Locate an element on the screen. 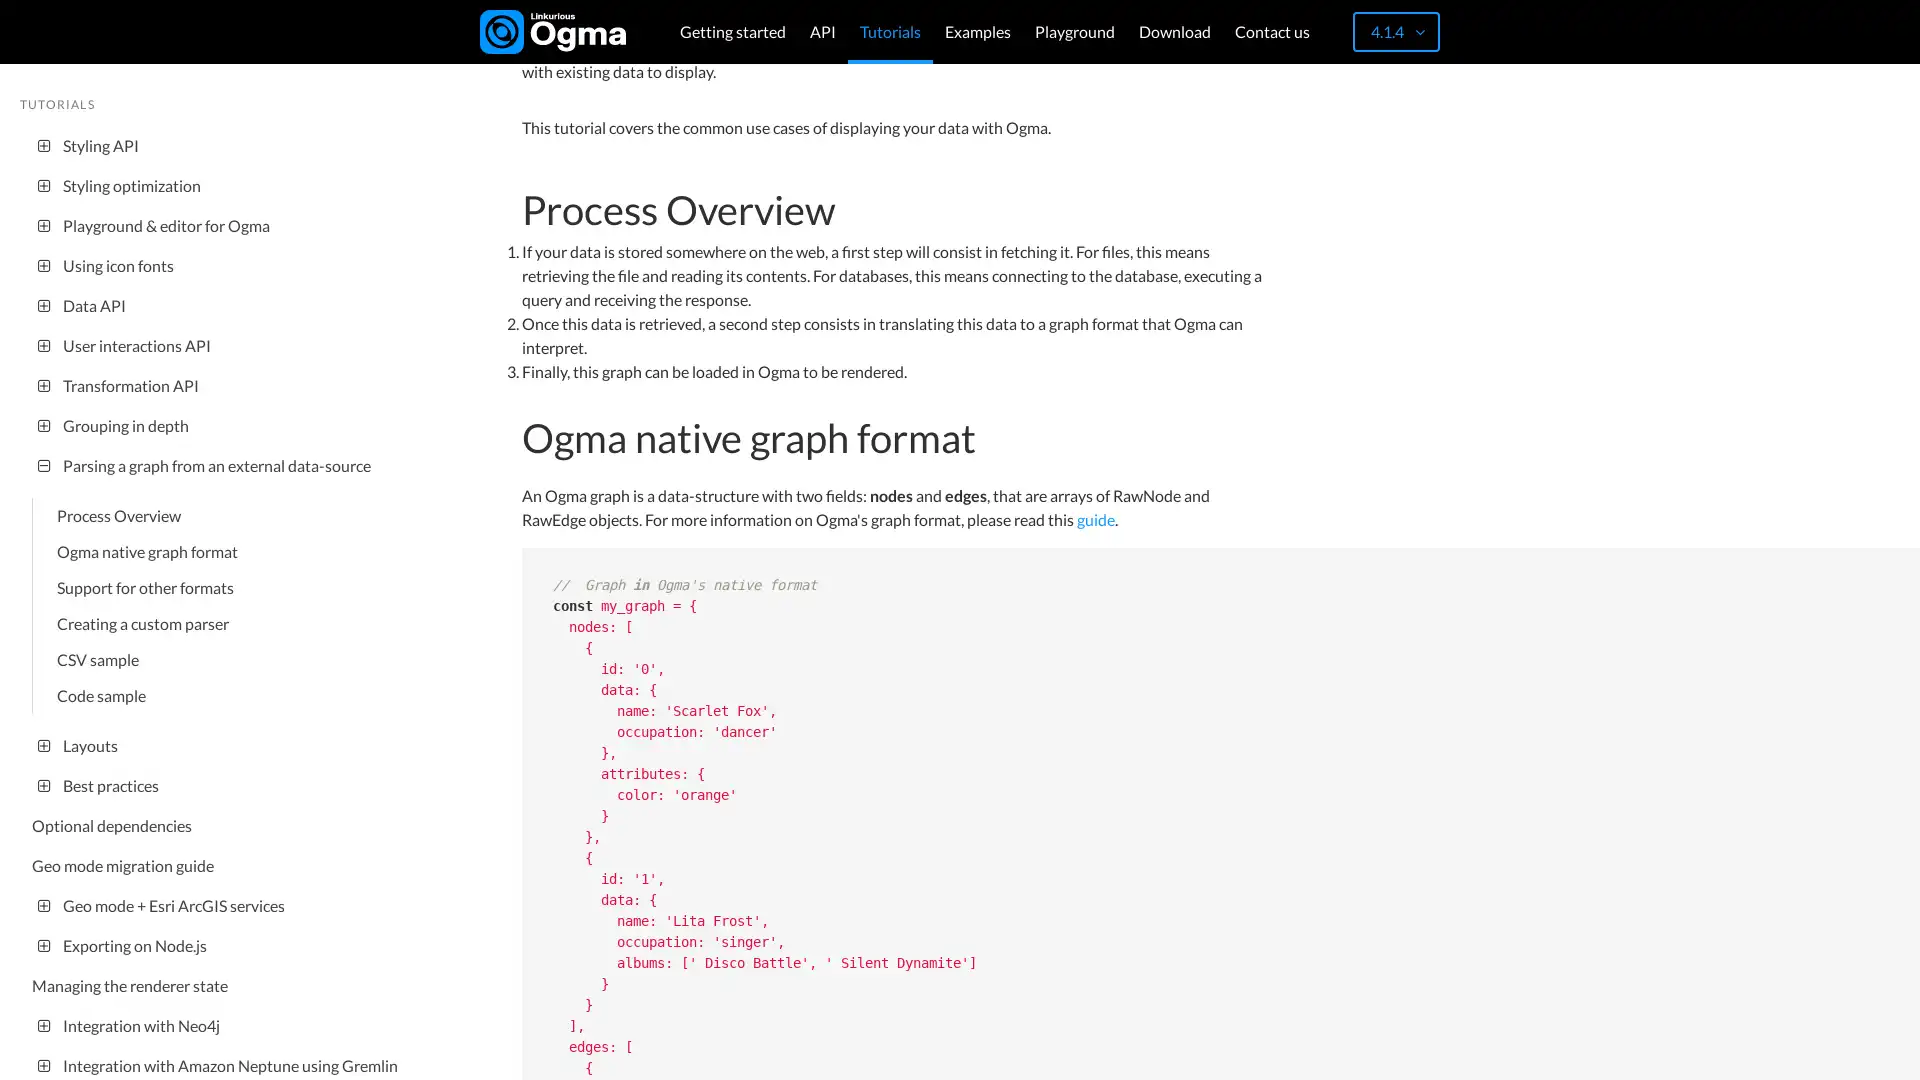 This screenshot has width=1920, height=1080. 4.1.4 is located at coordinates (1395, 31).